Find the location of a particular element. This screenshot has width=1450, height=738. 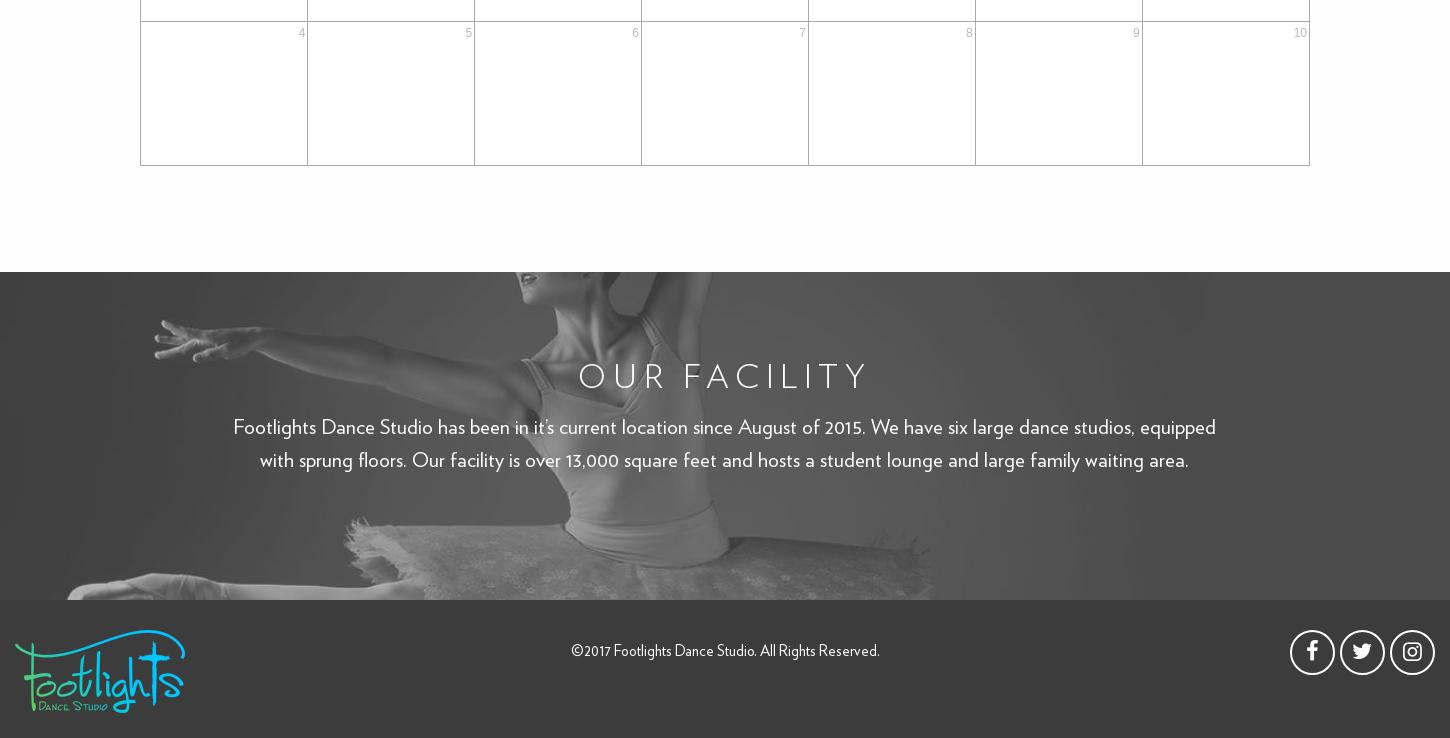

'8' is located at coordinates (969, 31).